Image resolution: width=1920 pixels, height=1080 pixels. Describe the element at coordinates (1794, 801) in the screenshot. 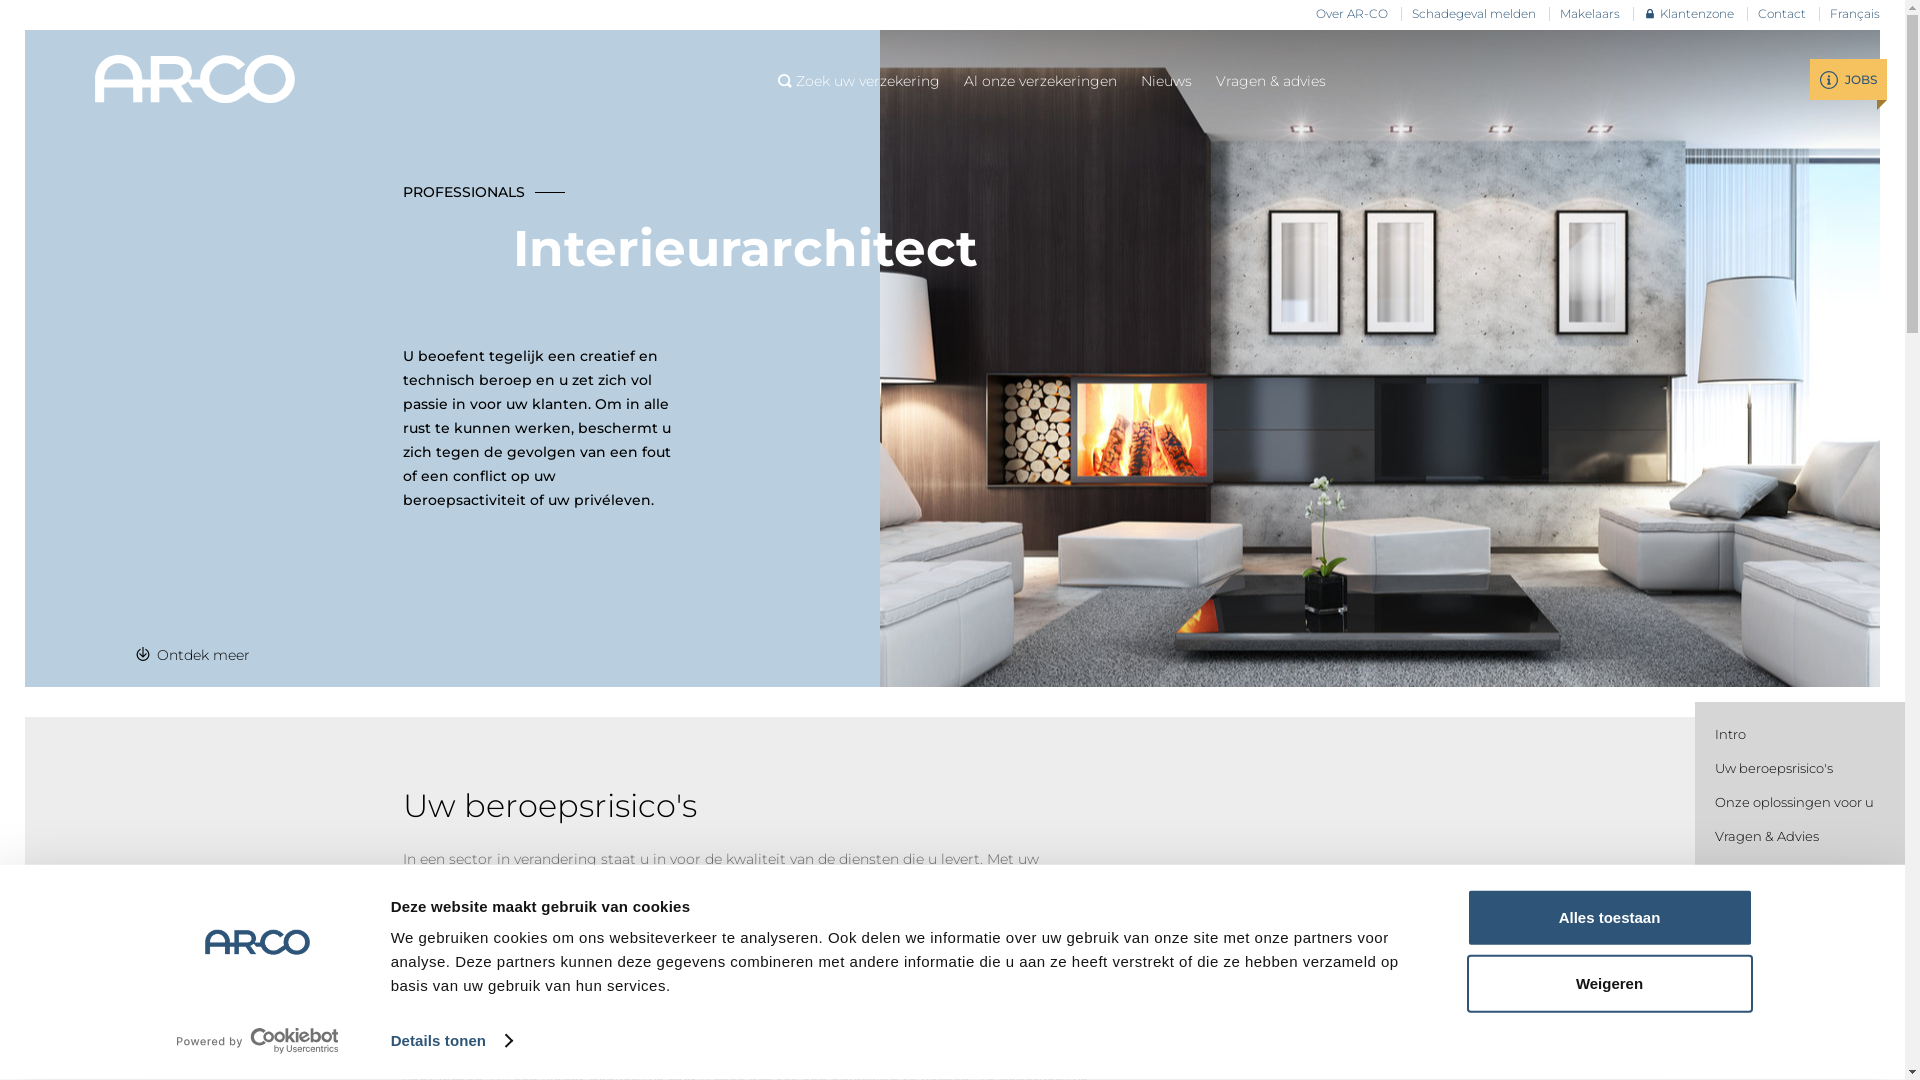

I see `'Onze oplossingen voor u'` at that location.